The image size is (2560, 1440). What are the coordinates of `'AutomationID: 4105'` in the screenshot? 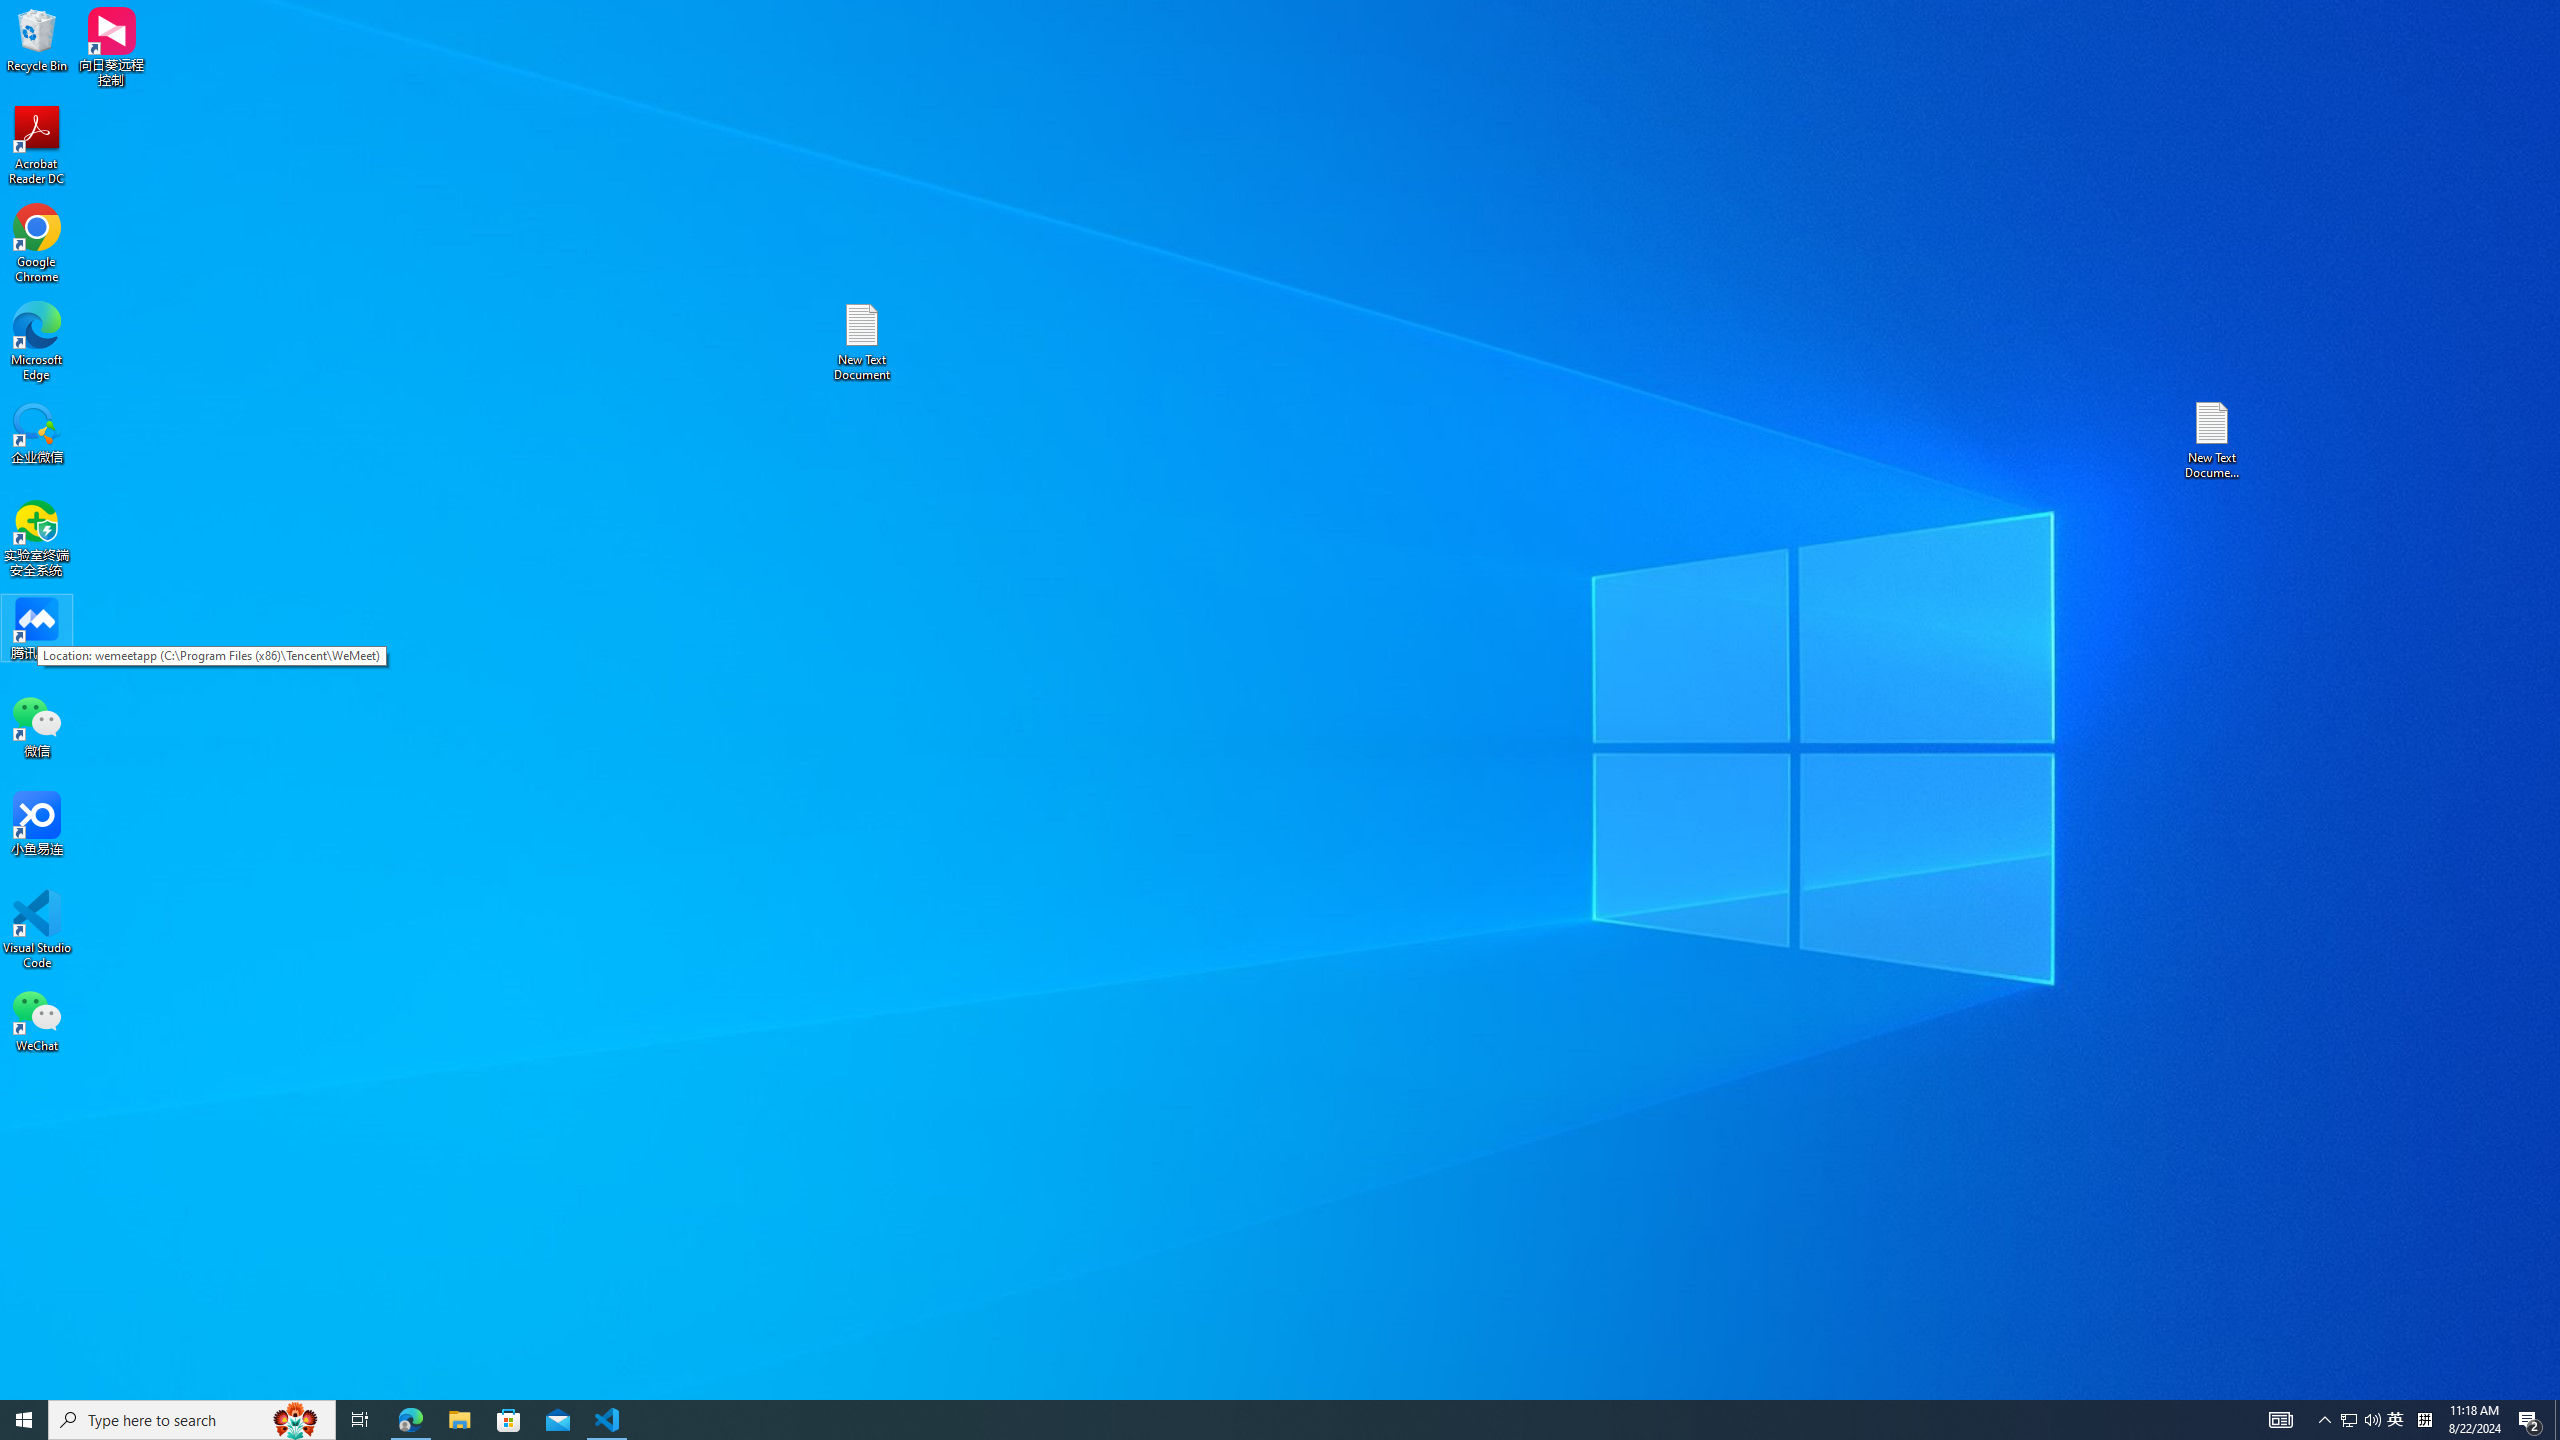 It's located at (2279, 1418).